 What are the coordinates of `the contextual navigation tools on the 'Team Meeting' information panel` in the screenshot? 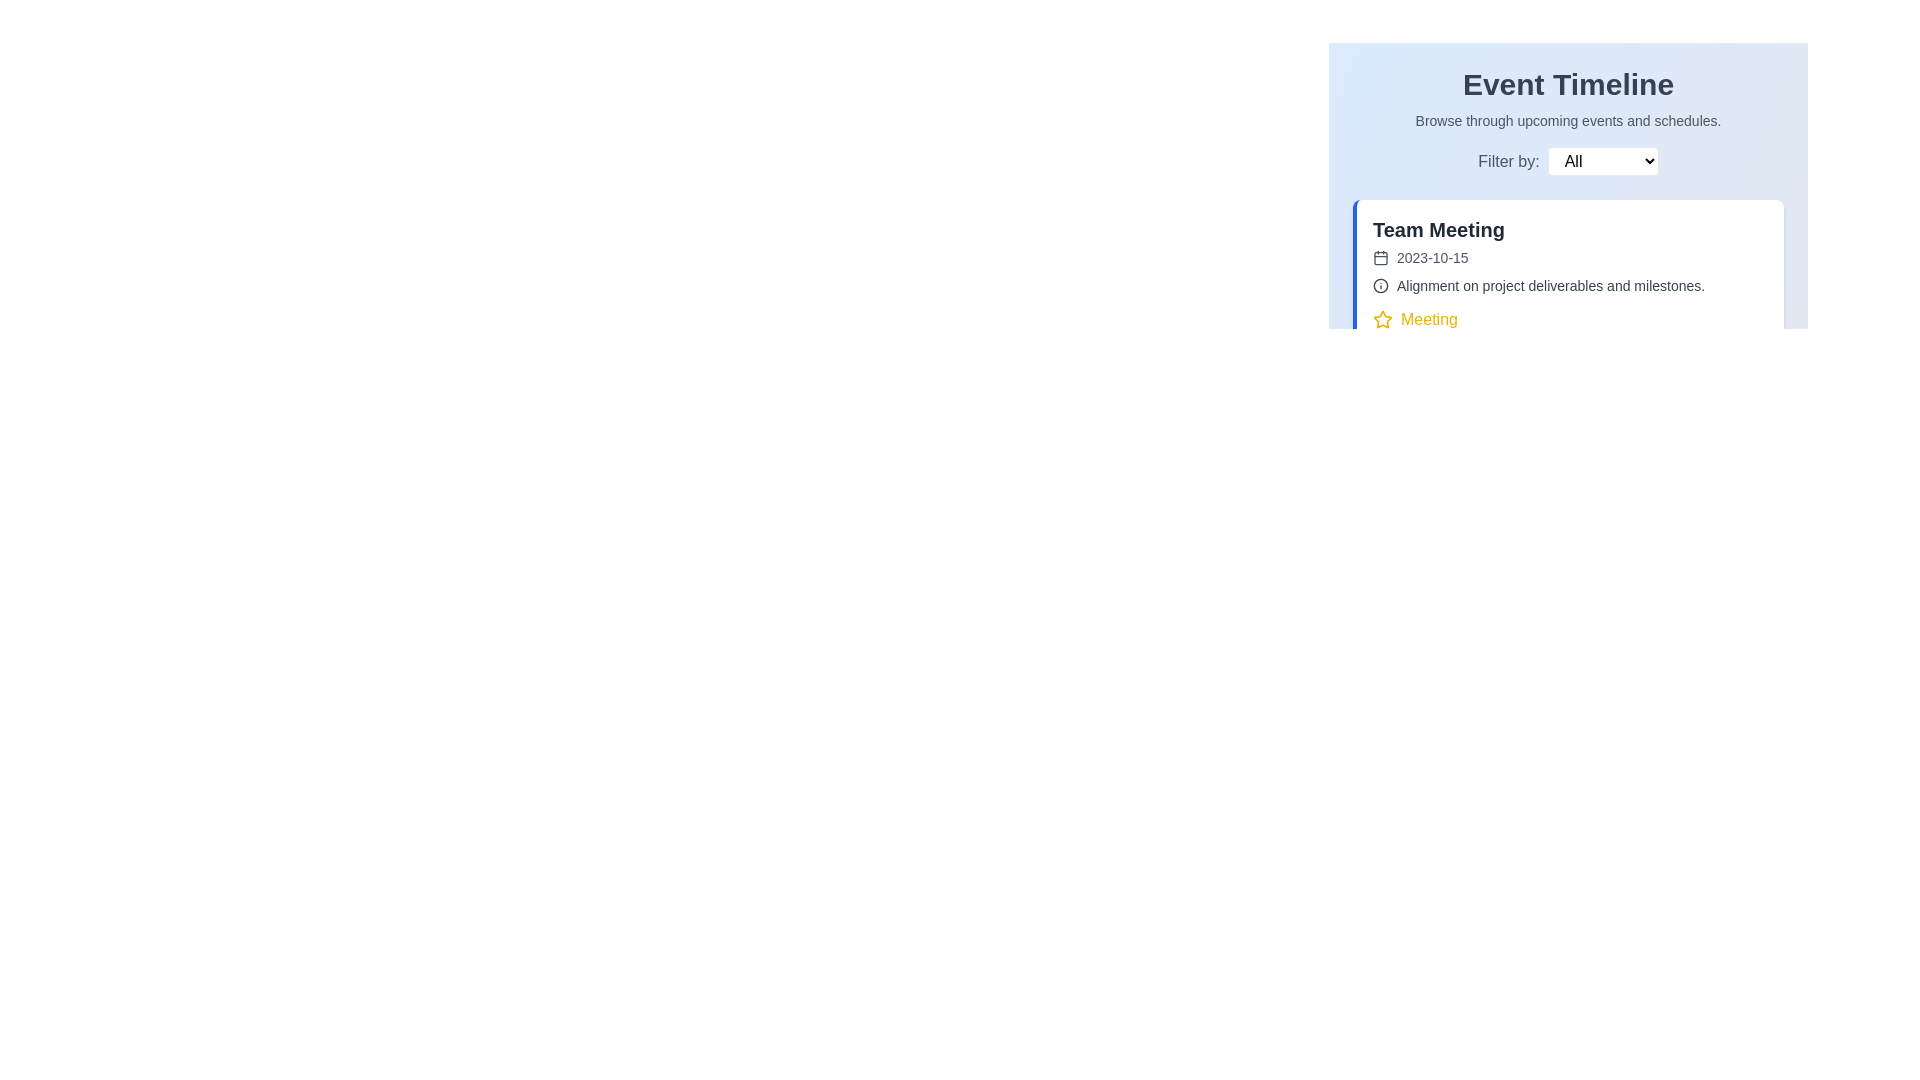 It's located at (1567, 437).